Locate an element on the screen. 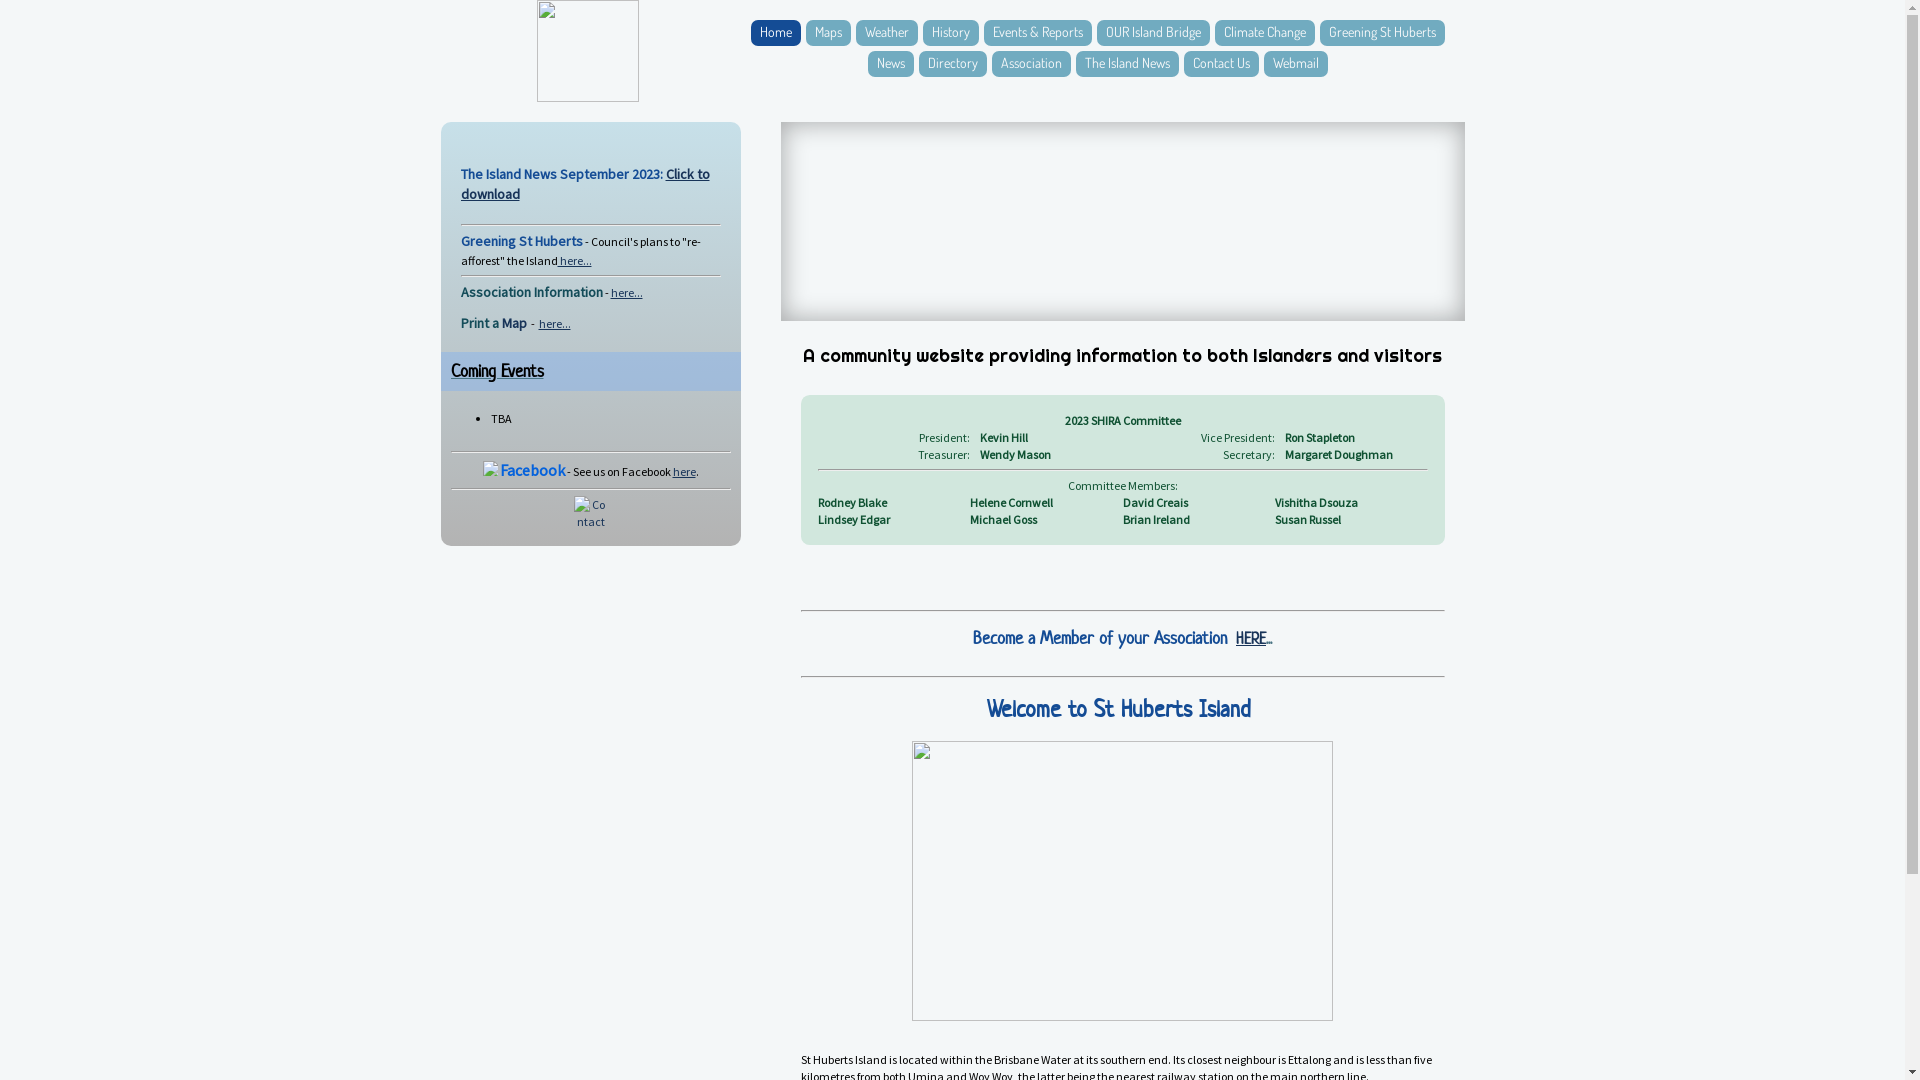 The height and width of the screenshot is (1080, 1920). 'News' is located at coordinates (890, 63).